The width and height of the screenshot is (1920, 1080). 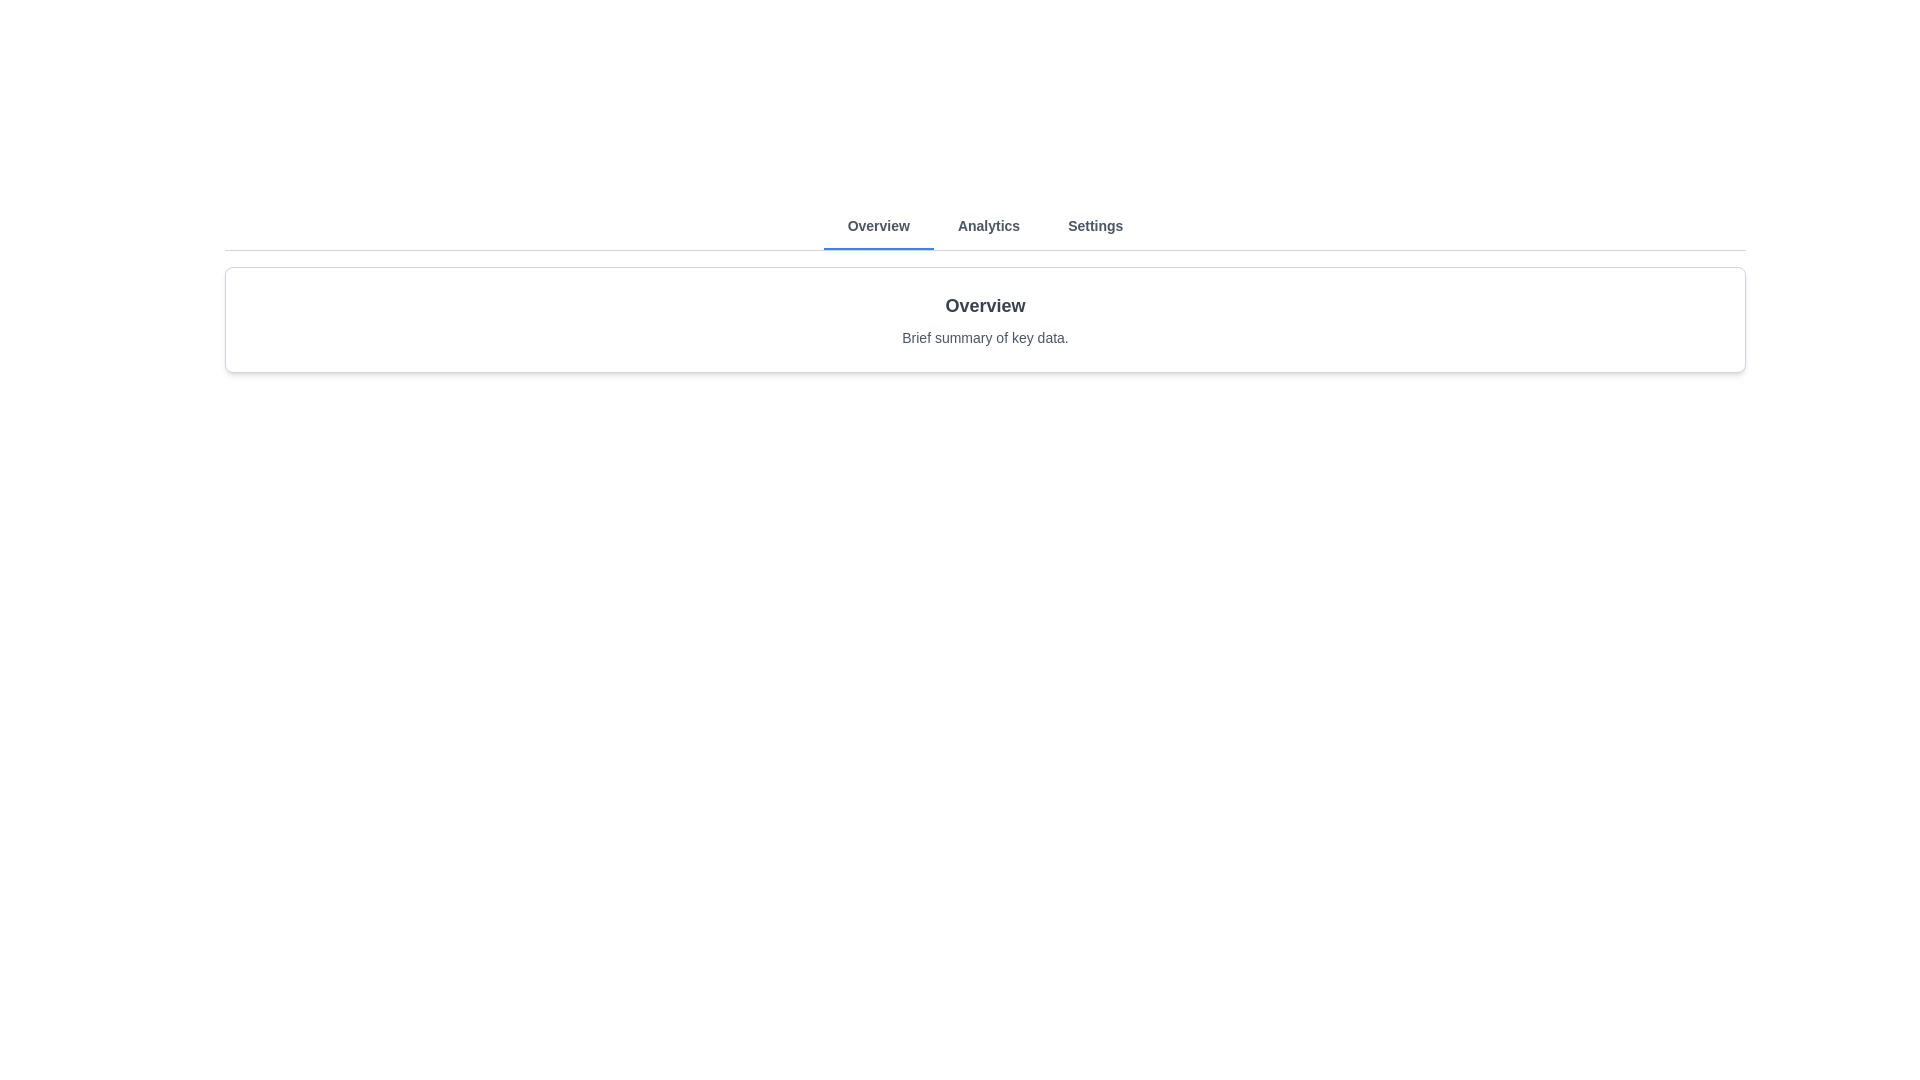 What do you see at coordinates (878, 226) in the screenshot?
I see `the Overview tab to observe its hover effect` at bounding box center [878, 226].